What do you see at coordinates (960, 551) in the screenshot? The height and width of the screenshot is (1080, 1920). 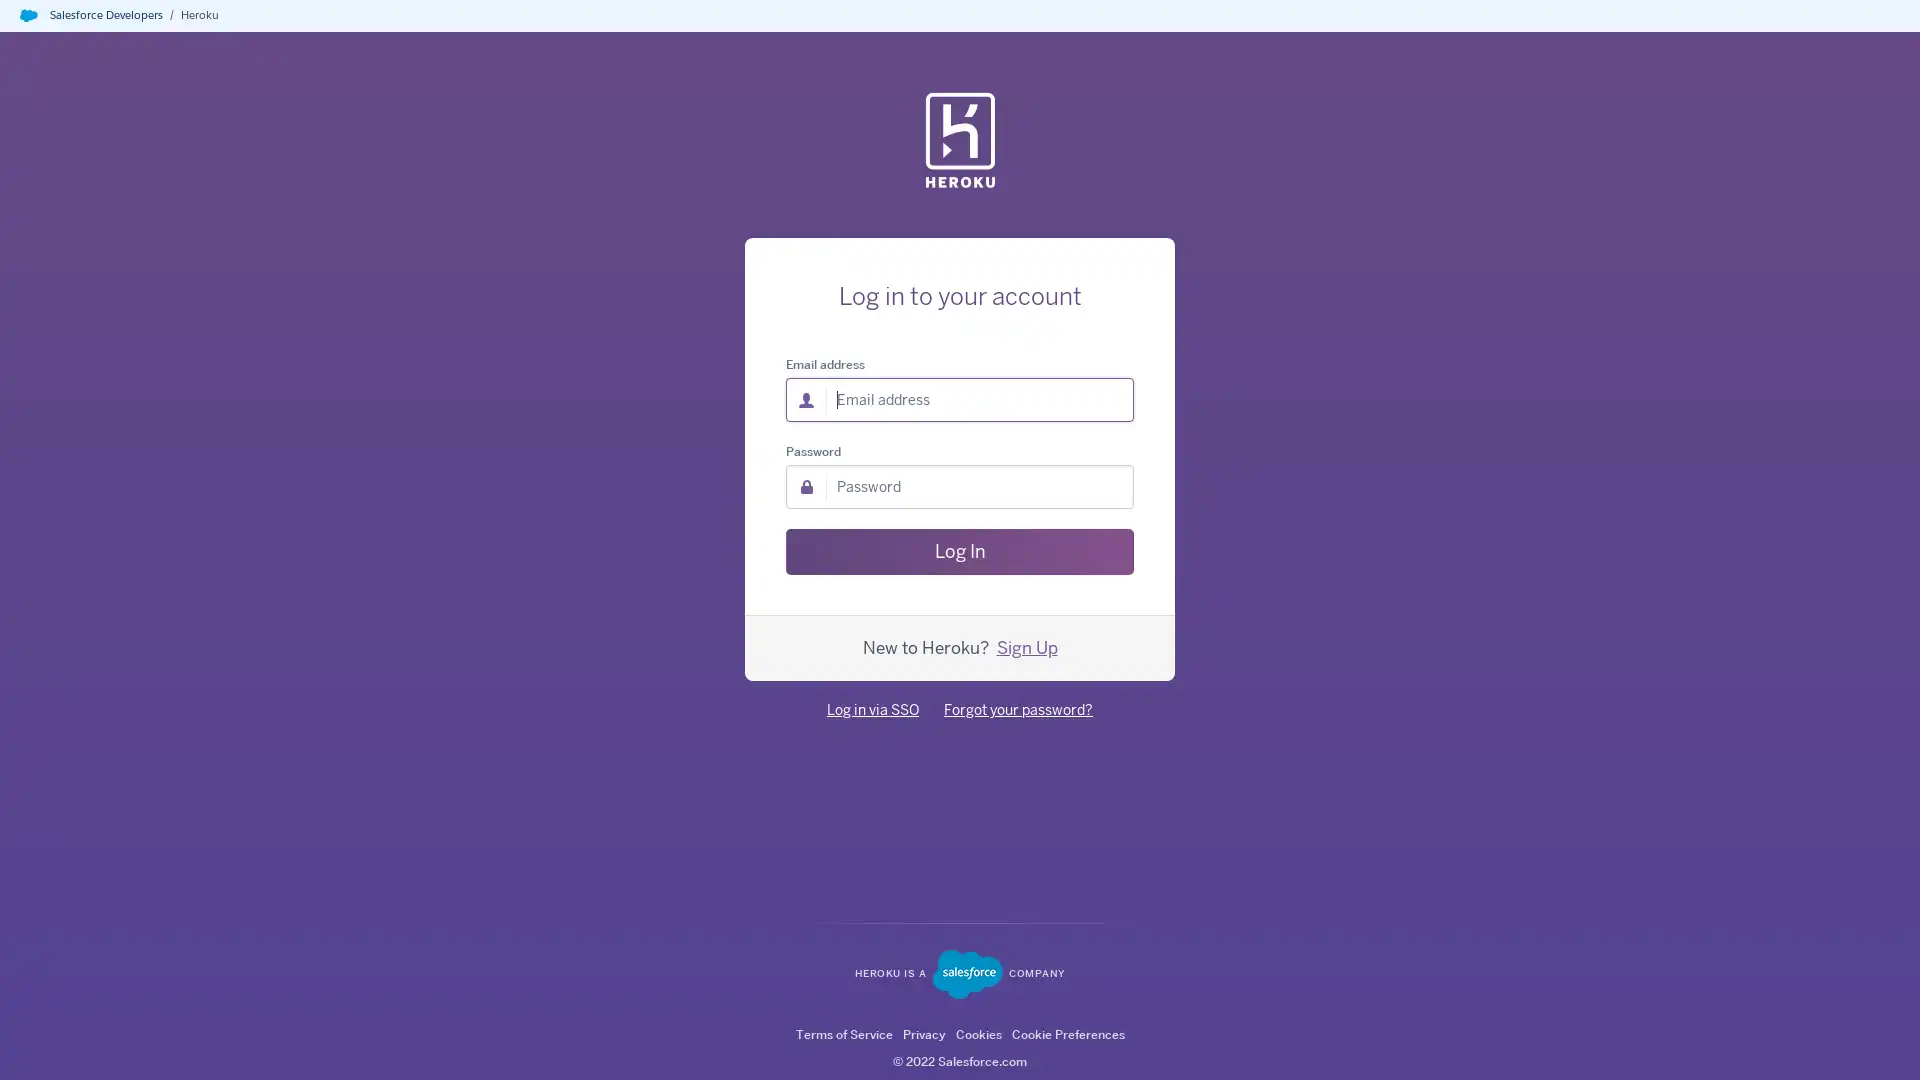 I see `Log In` at bounding box center [960, 551].